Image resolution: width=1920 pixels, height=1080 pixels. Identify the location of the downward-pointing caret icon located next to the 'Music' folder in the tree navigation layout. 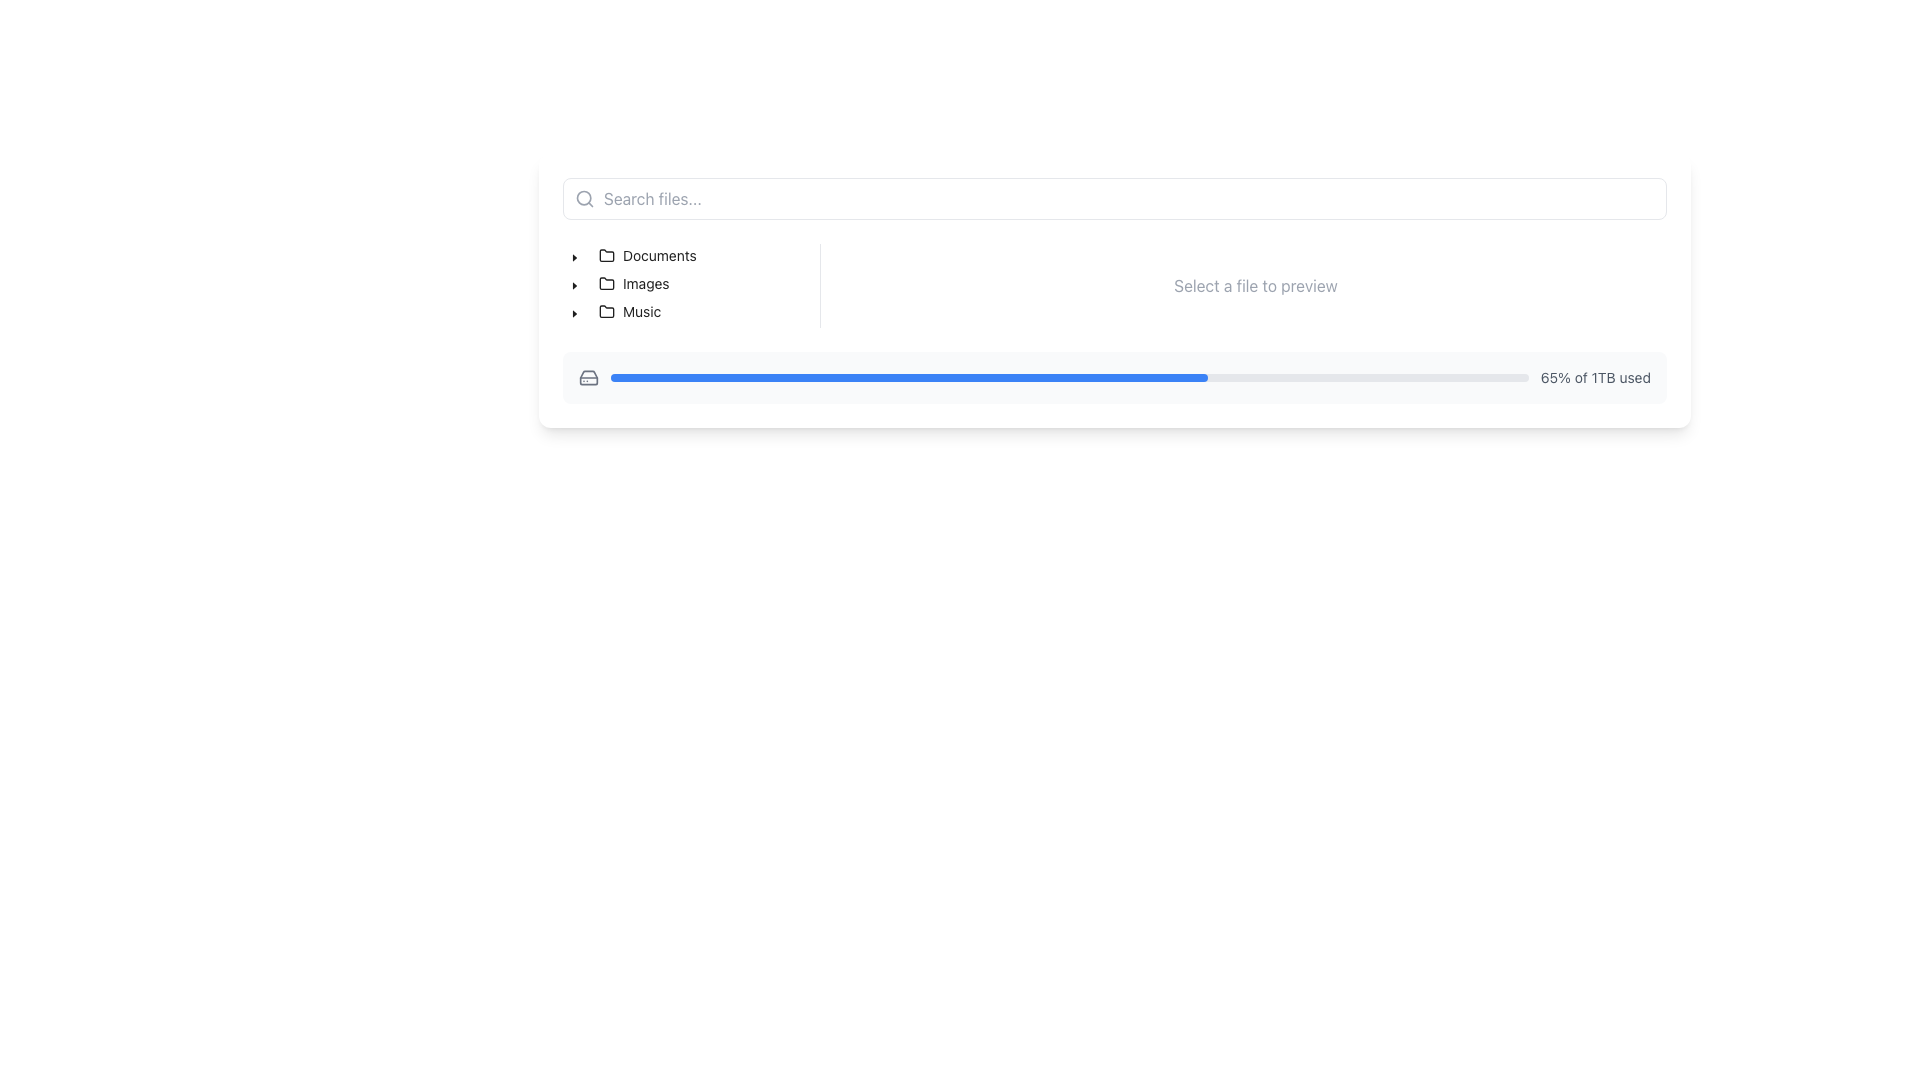
(574, 313).